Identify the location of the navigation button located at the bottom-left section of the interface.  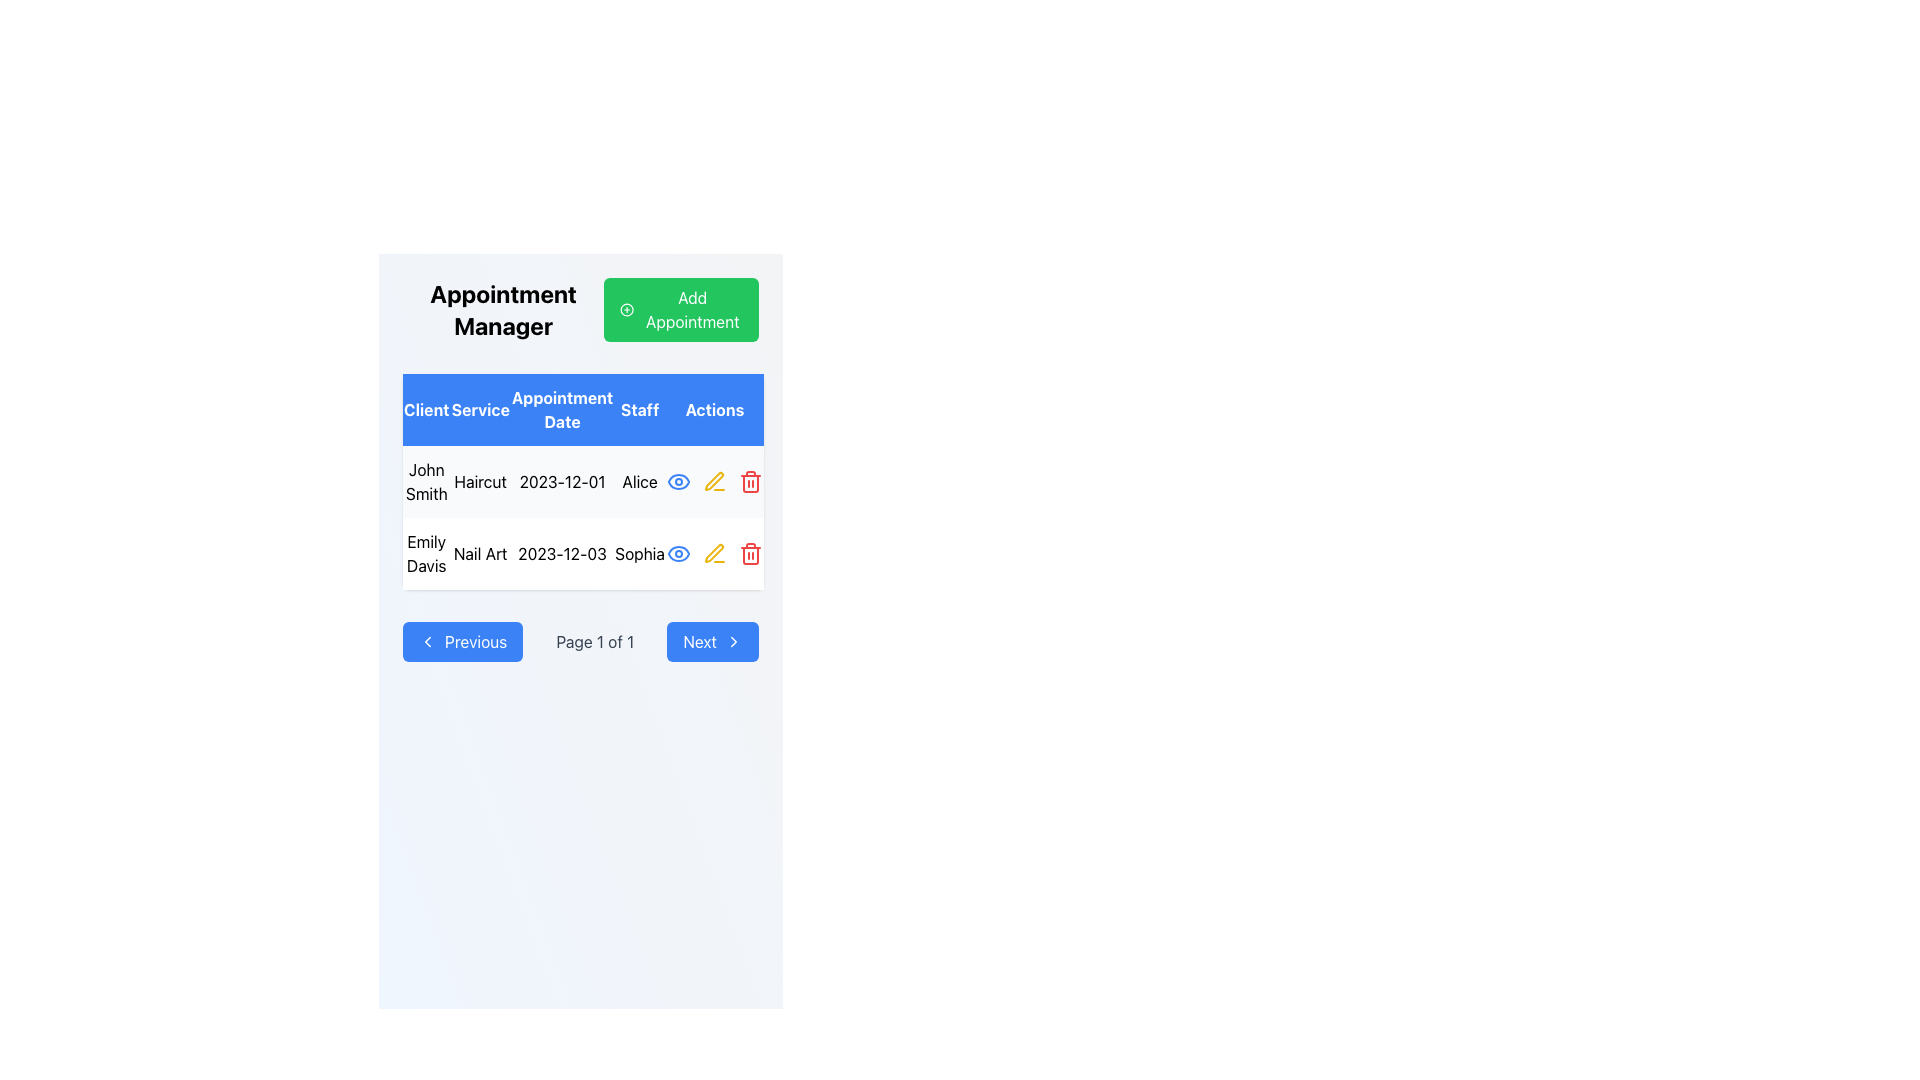
(462, 641).